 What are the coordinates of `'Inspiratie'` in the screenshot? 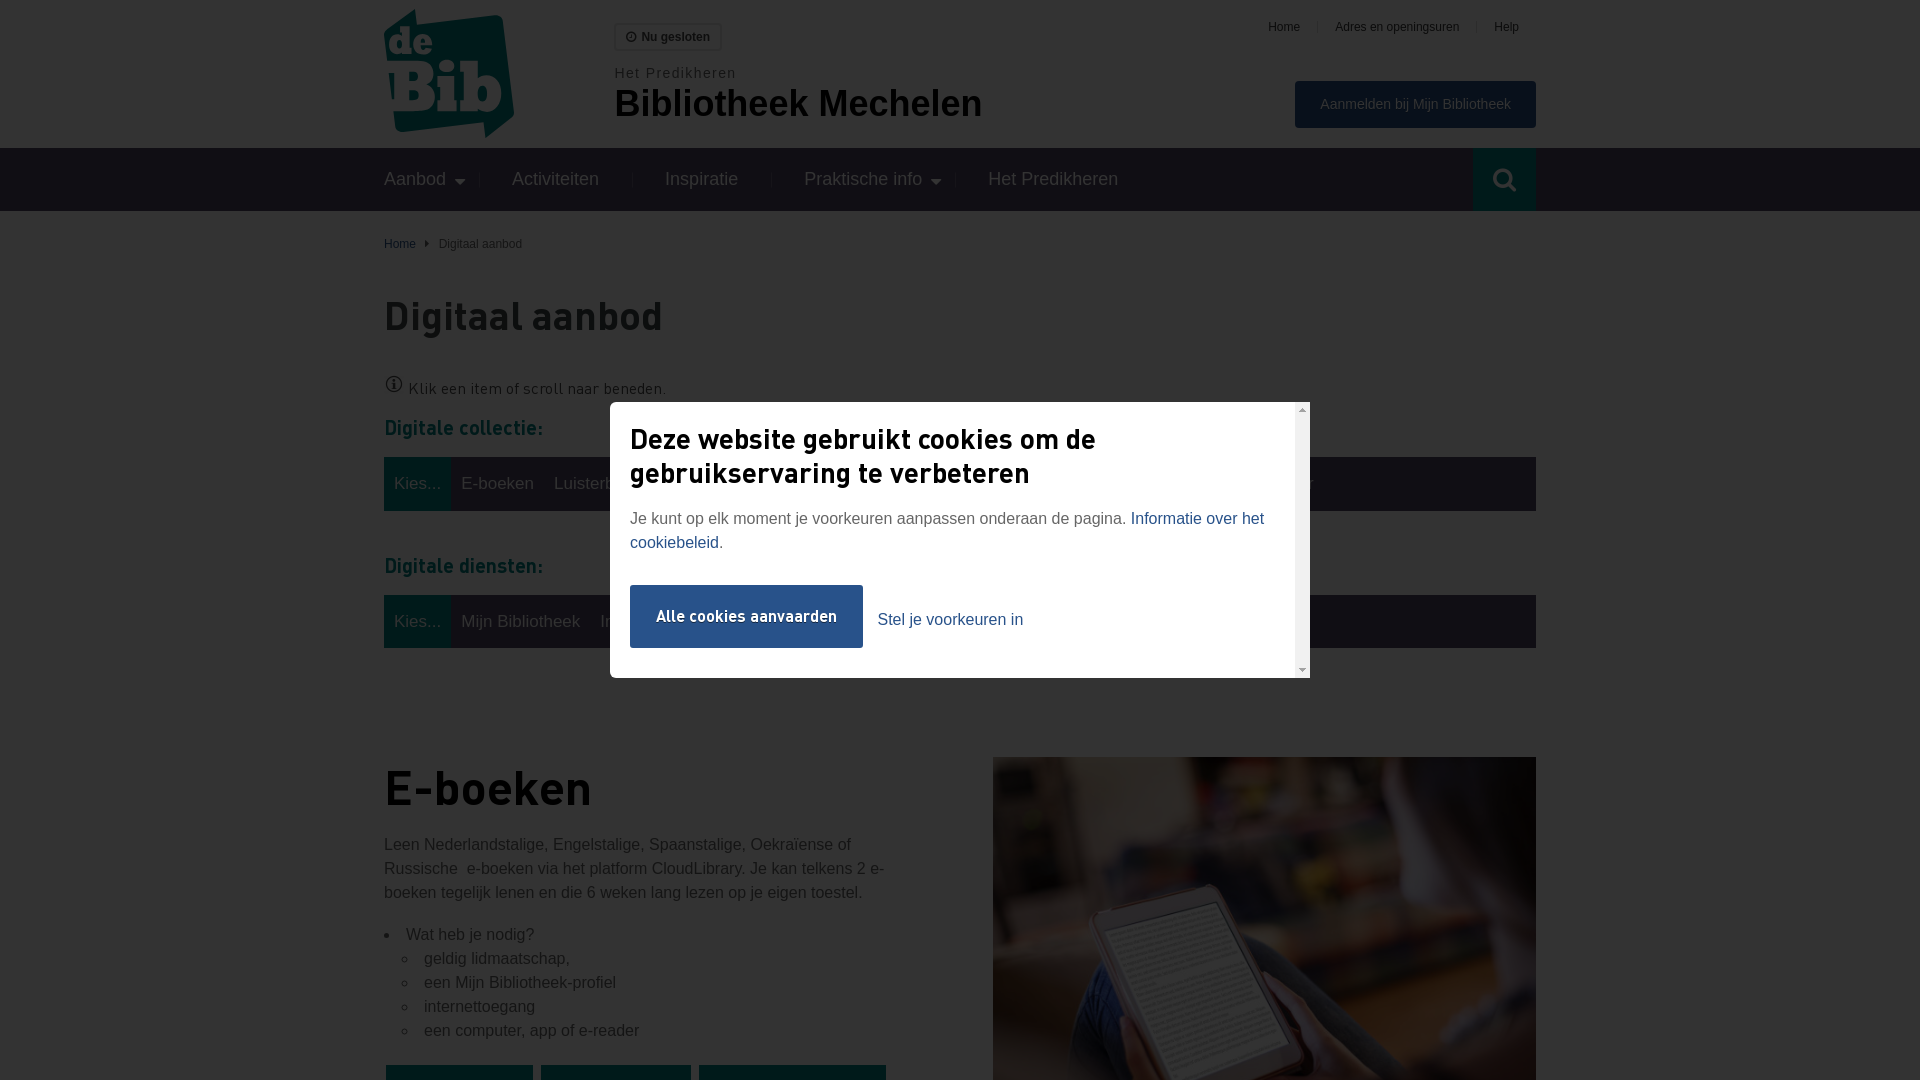 It's located at (701, 178).